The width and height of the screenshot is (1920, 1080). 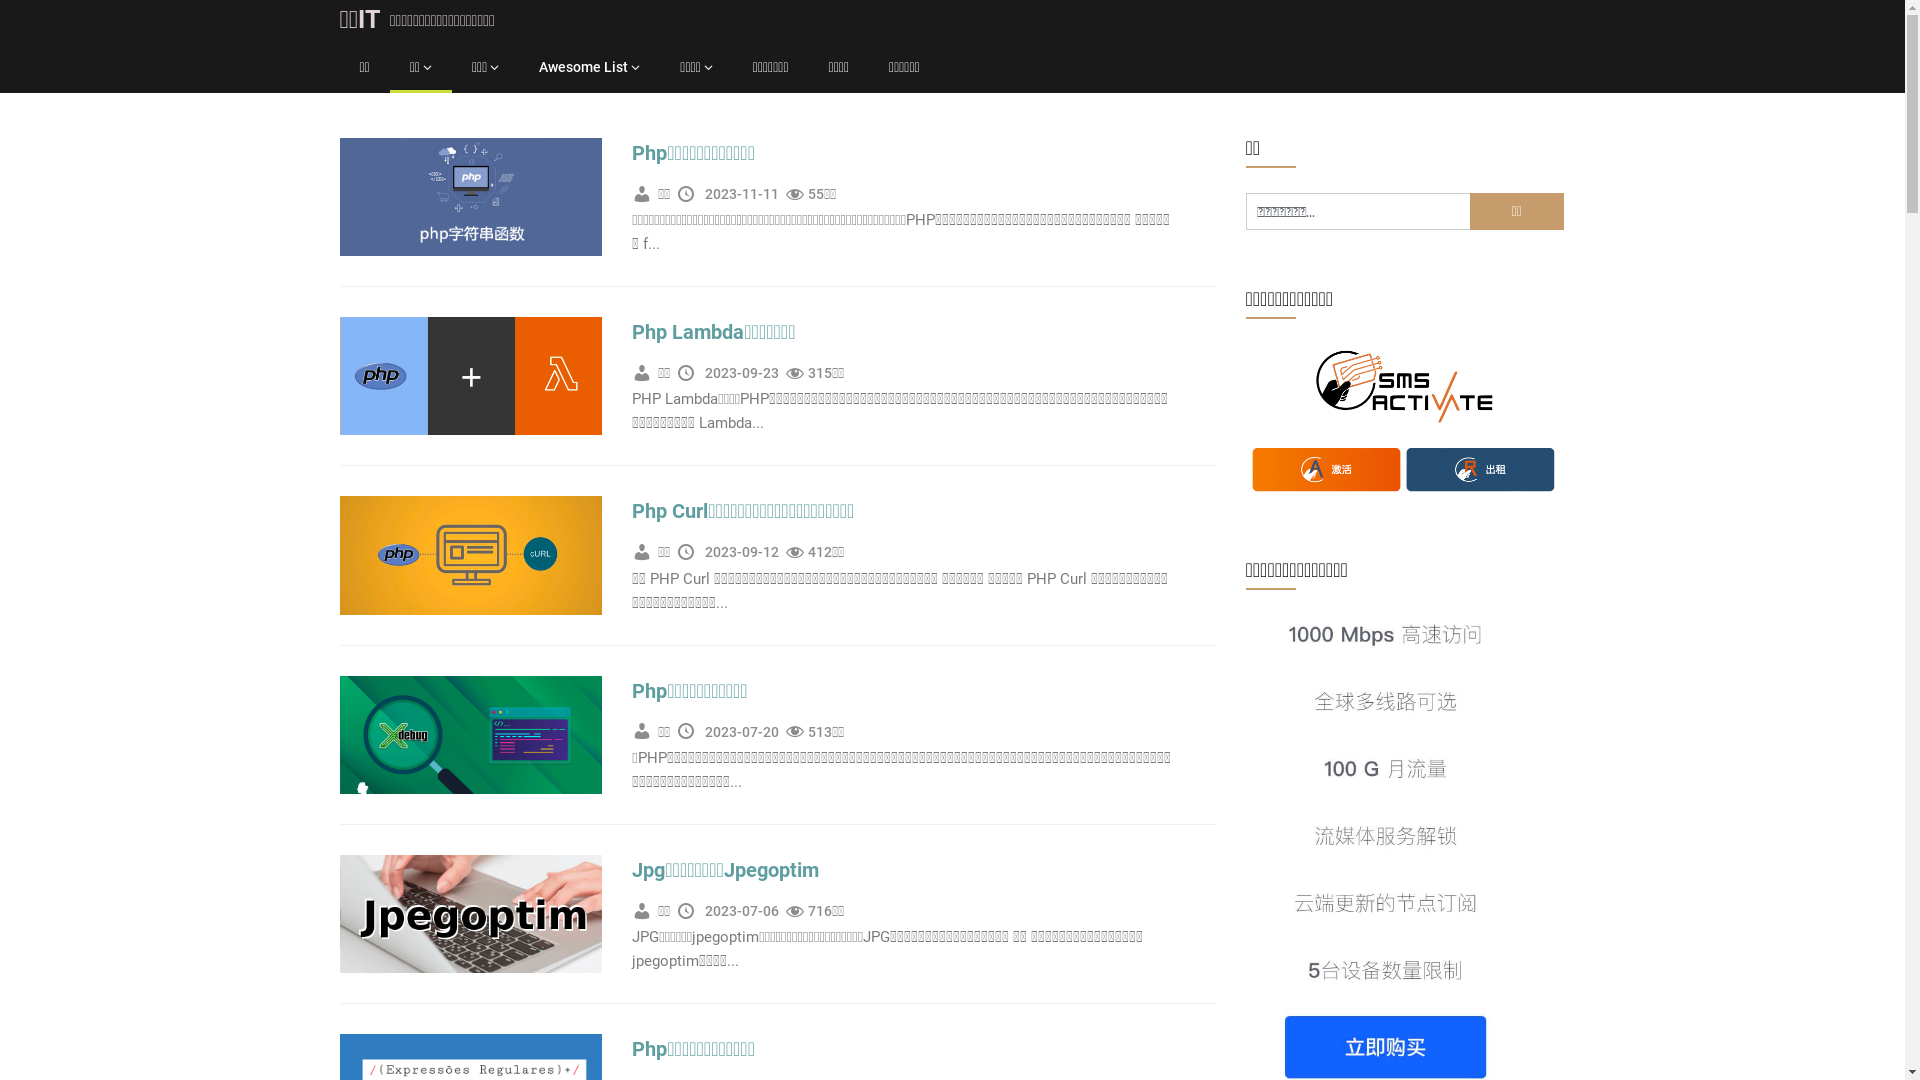 What do you see at coordinates (588, 66) in the screenshot?
I see `'Awesome List'` at bounding box center [588, 66].